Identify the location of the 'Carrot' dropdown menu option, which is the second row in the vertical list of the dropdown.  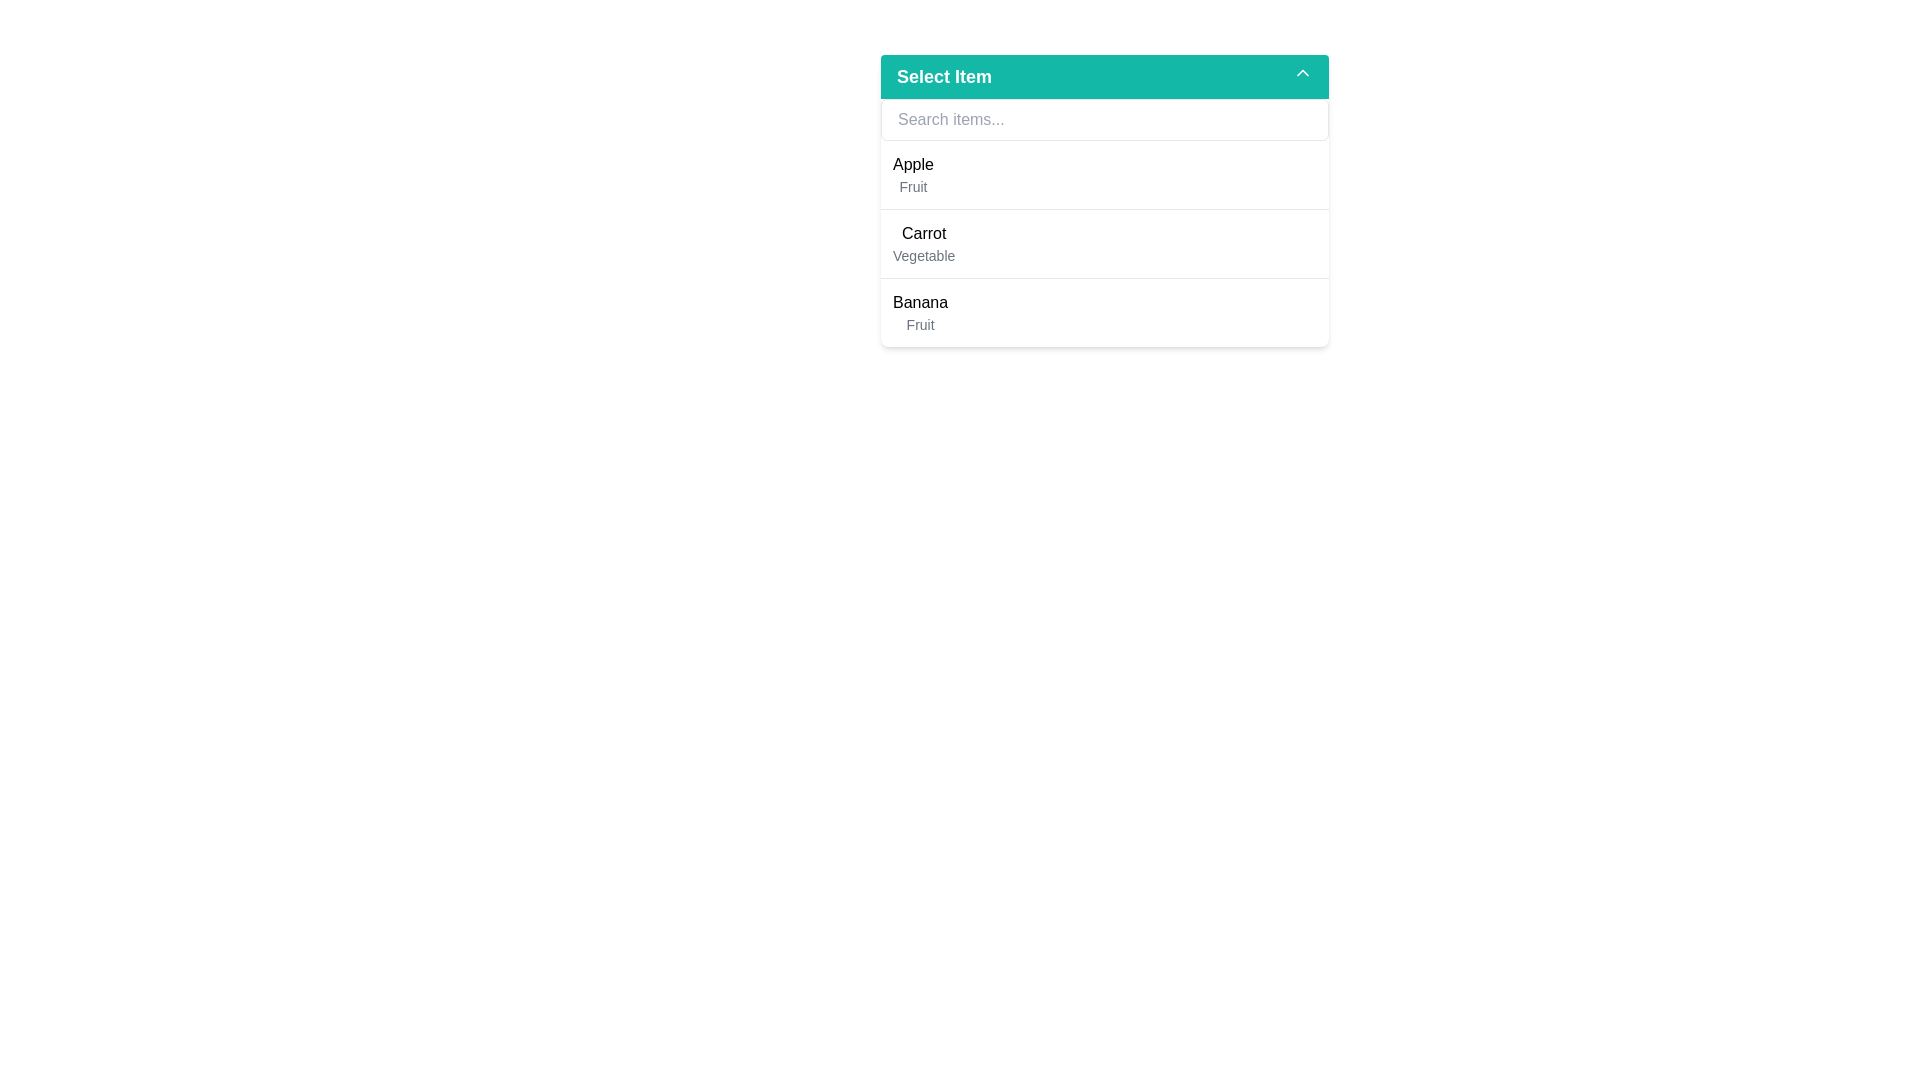
(1103, 242).